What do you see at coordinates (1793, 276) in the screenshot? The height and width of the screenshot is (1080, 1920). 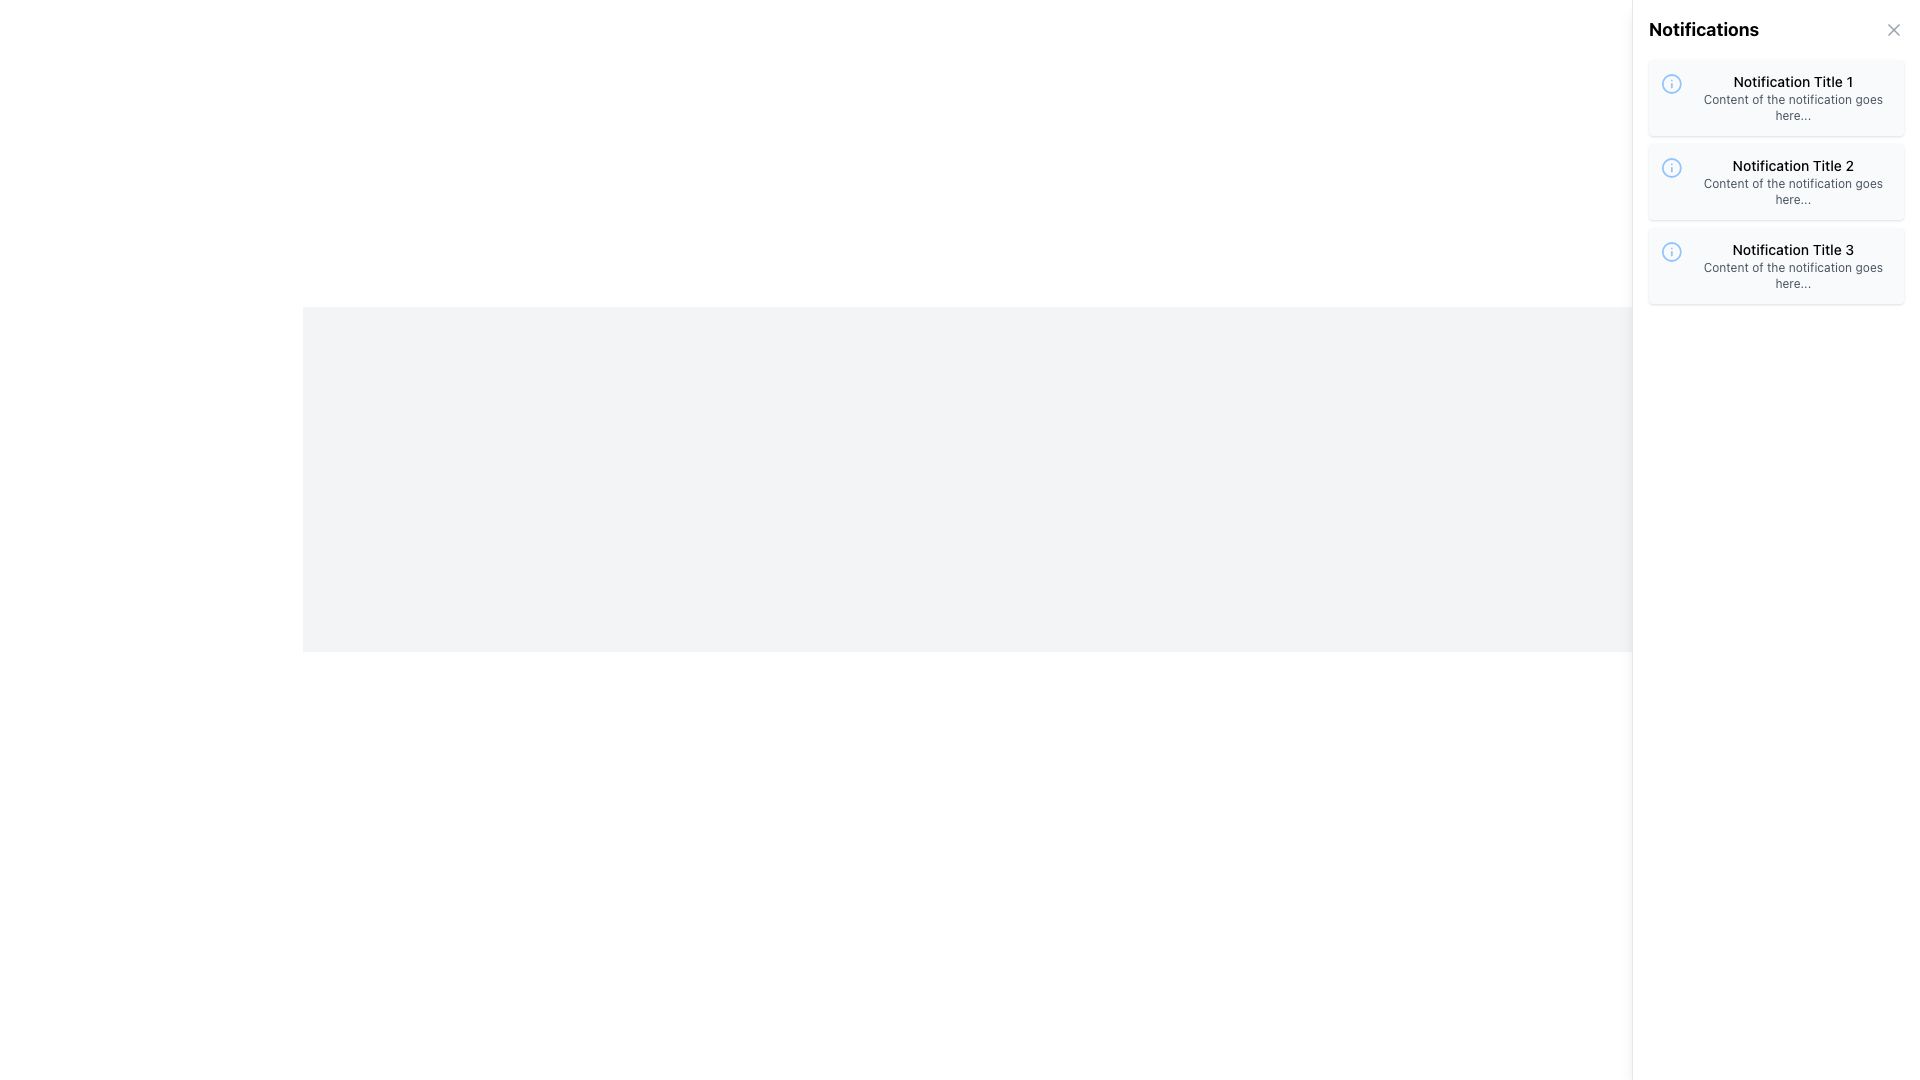 I see `detailed content of the third notification message located in the Notifications side panel, immediately below the title 'Notification Title 3.'` at bounding box center [1793, 276].